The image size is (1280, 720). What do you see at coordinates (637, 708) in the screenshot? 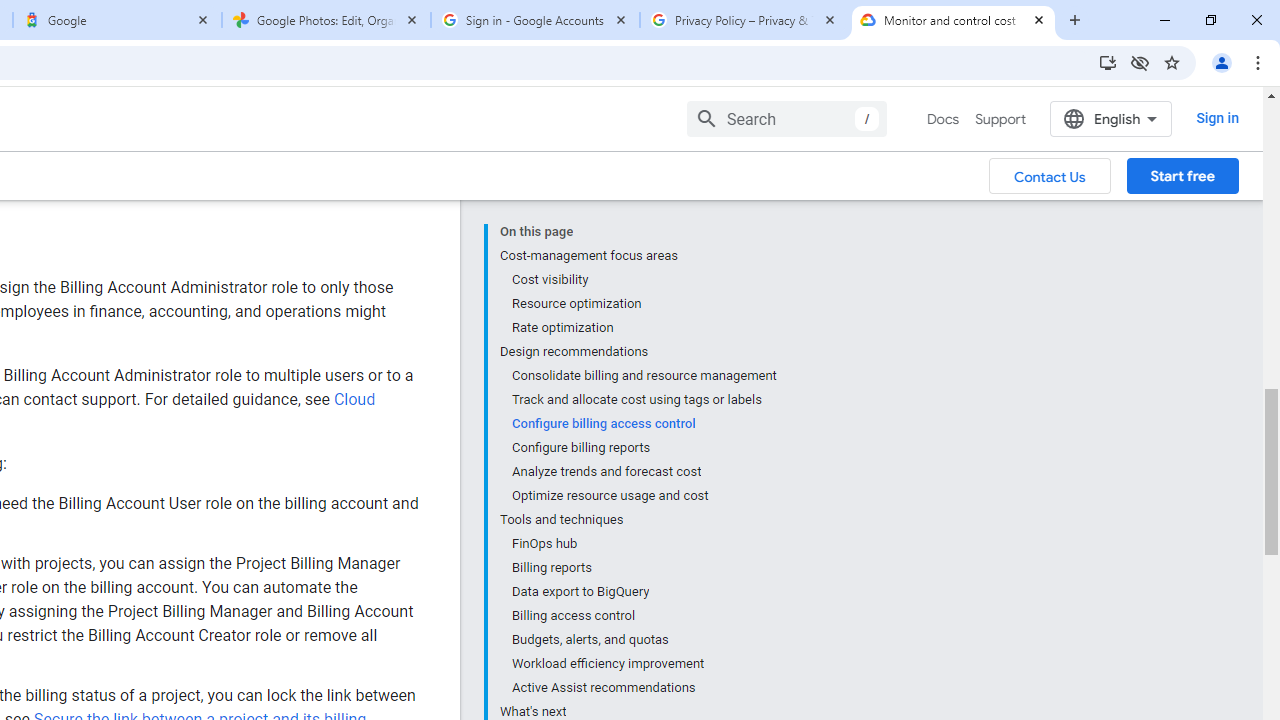
I see `'What'` at bounding box center [637, 708].